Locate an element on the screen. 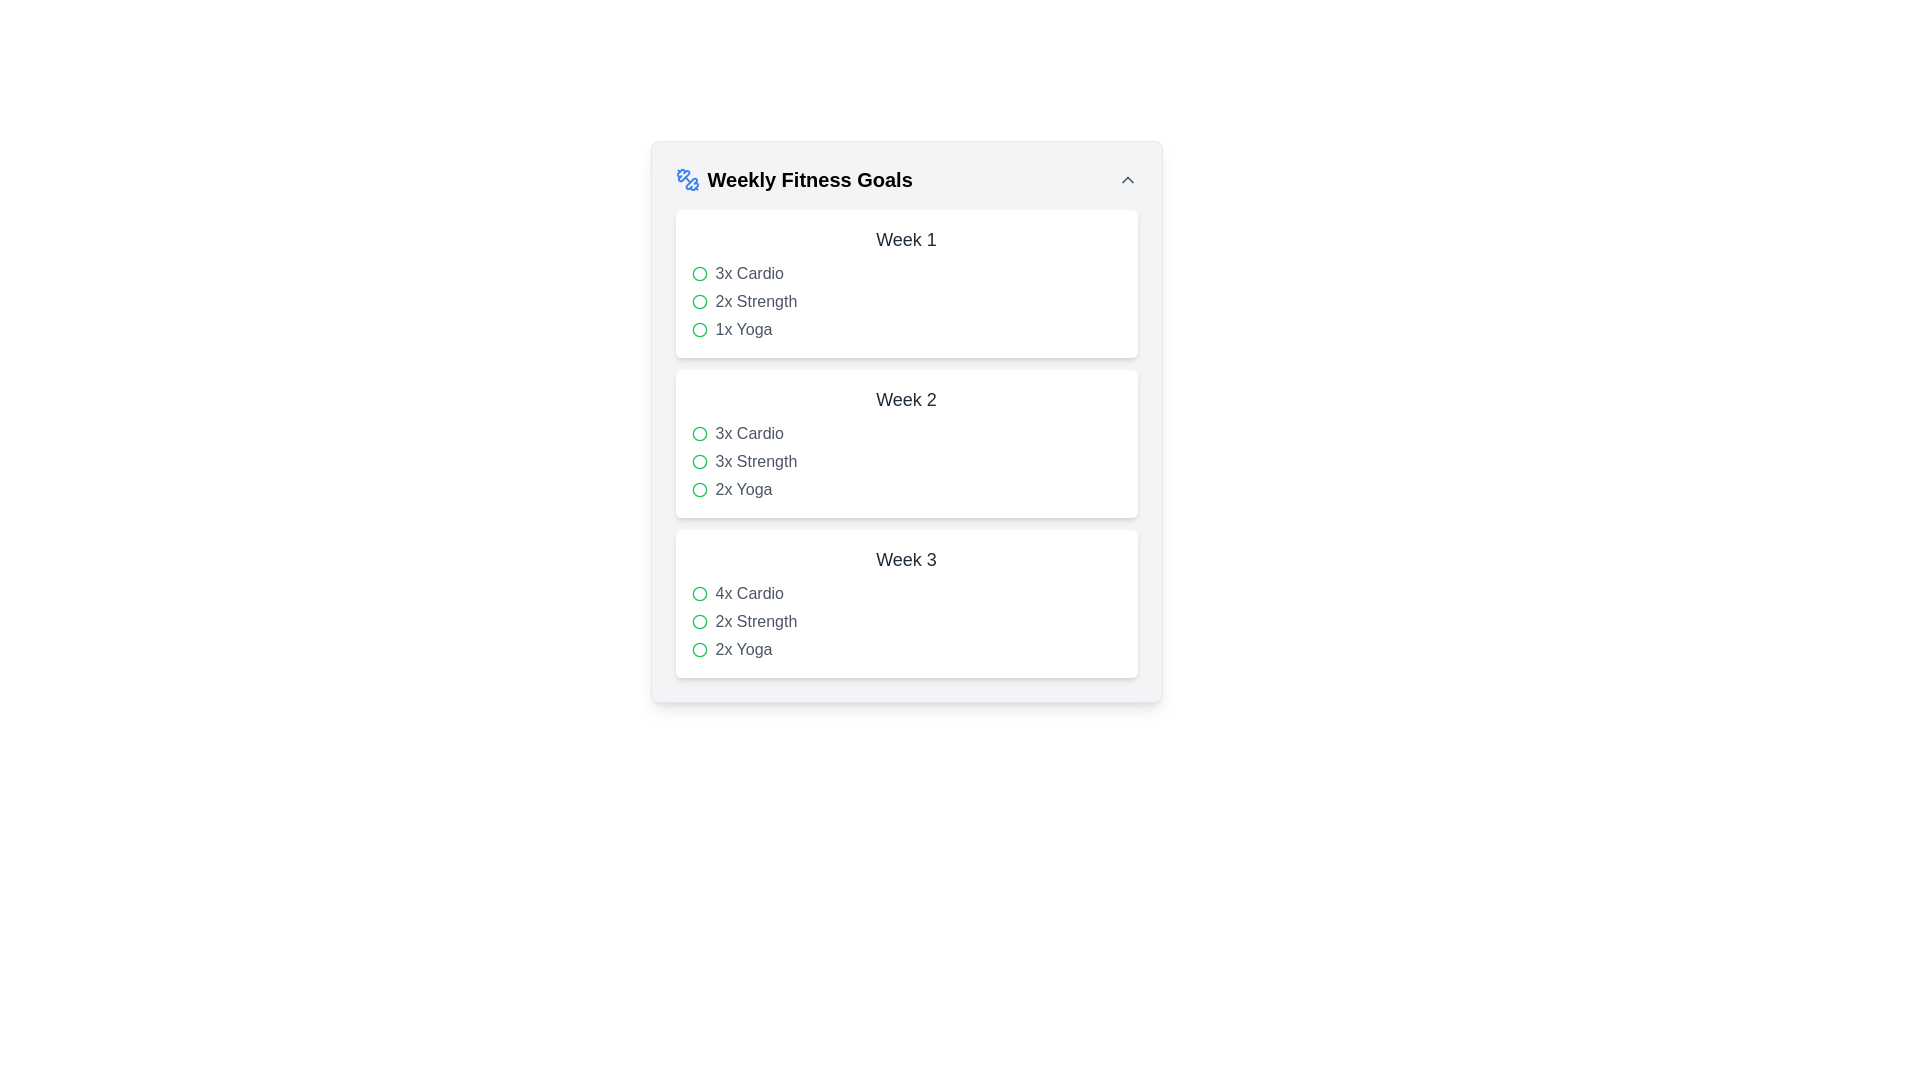  the Text Label indicating three sessions of cardio for Week 2, which is positioned to the right of a green circular icon and above the '3x Strength' entry is located at coordinates (748, 433).